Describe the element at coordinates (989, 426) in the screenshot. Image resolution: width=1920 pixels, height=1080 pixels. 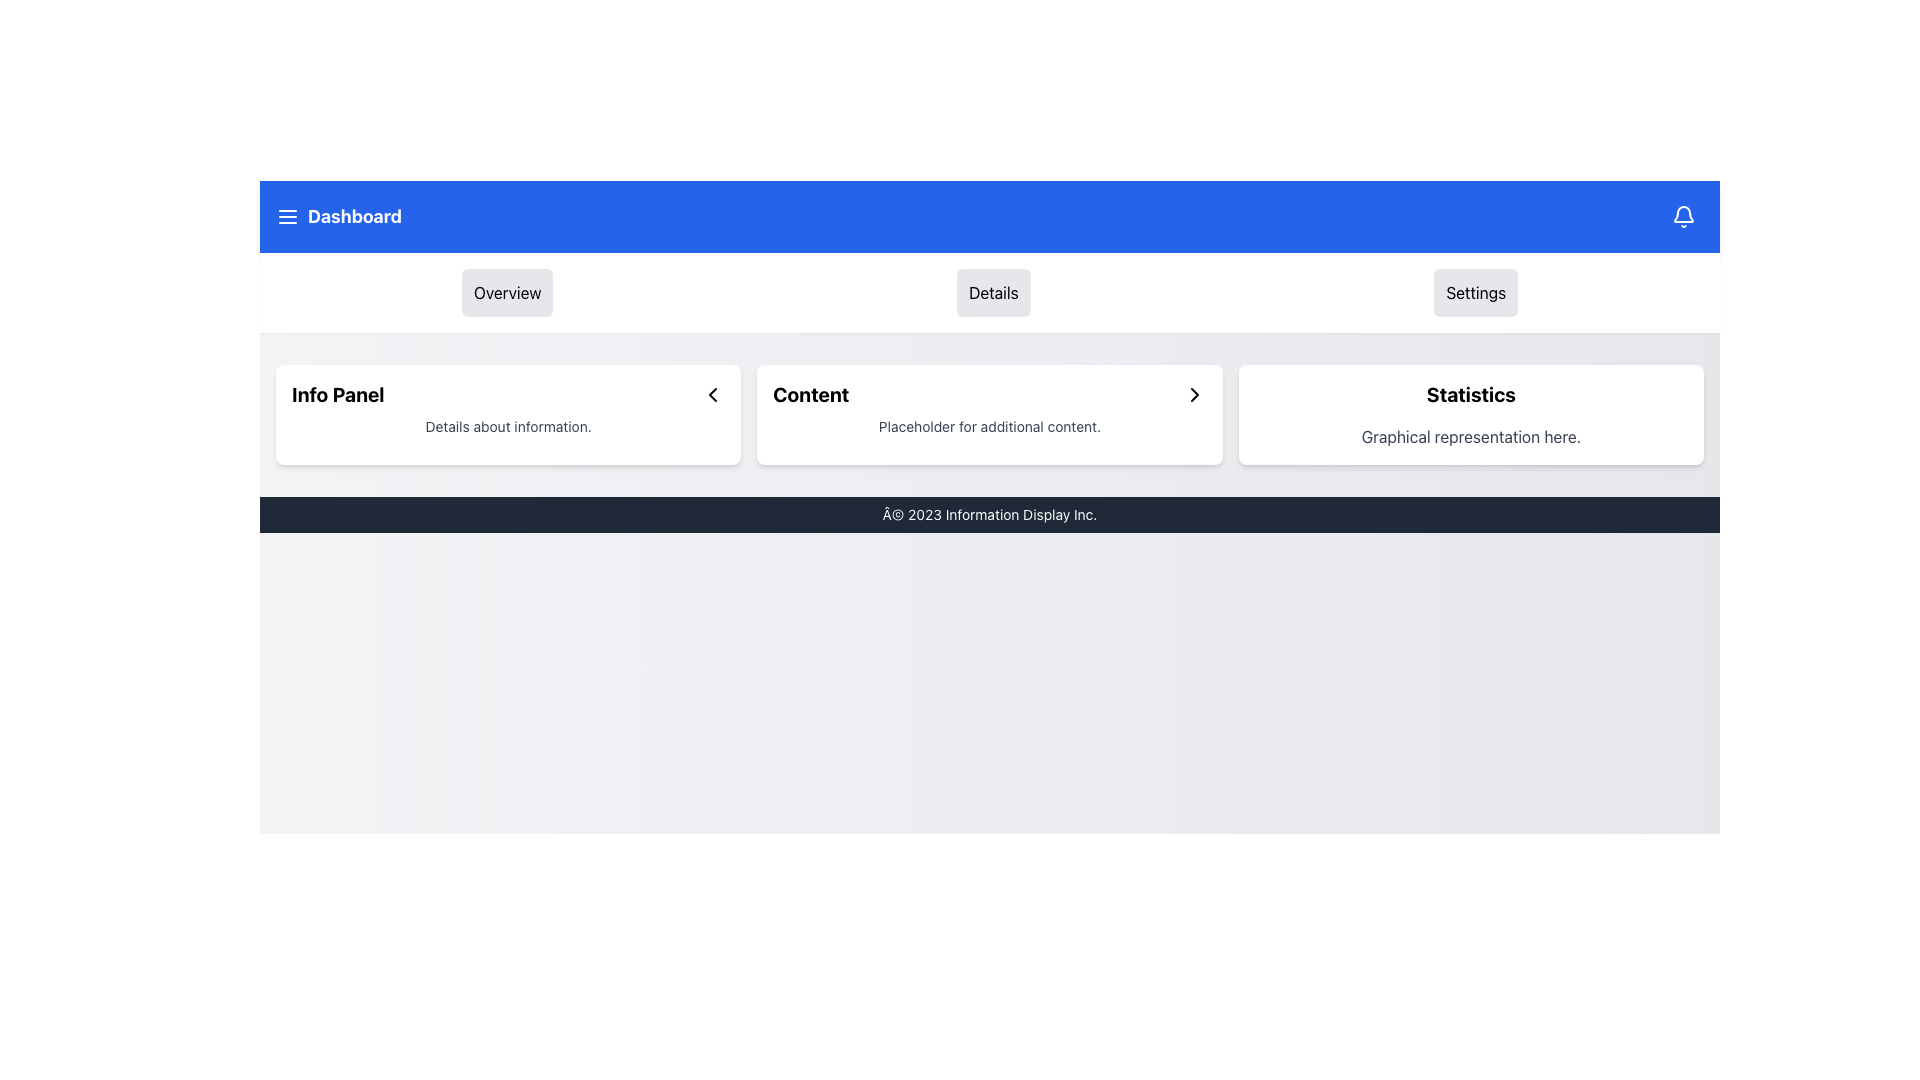
I see `the text label that reads 'Placeholder for additional content.' located beneath the bold header 'Content' in the central panel` at that location.